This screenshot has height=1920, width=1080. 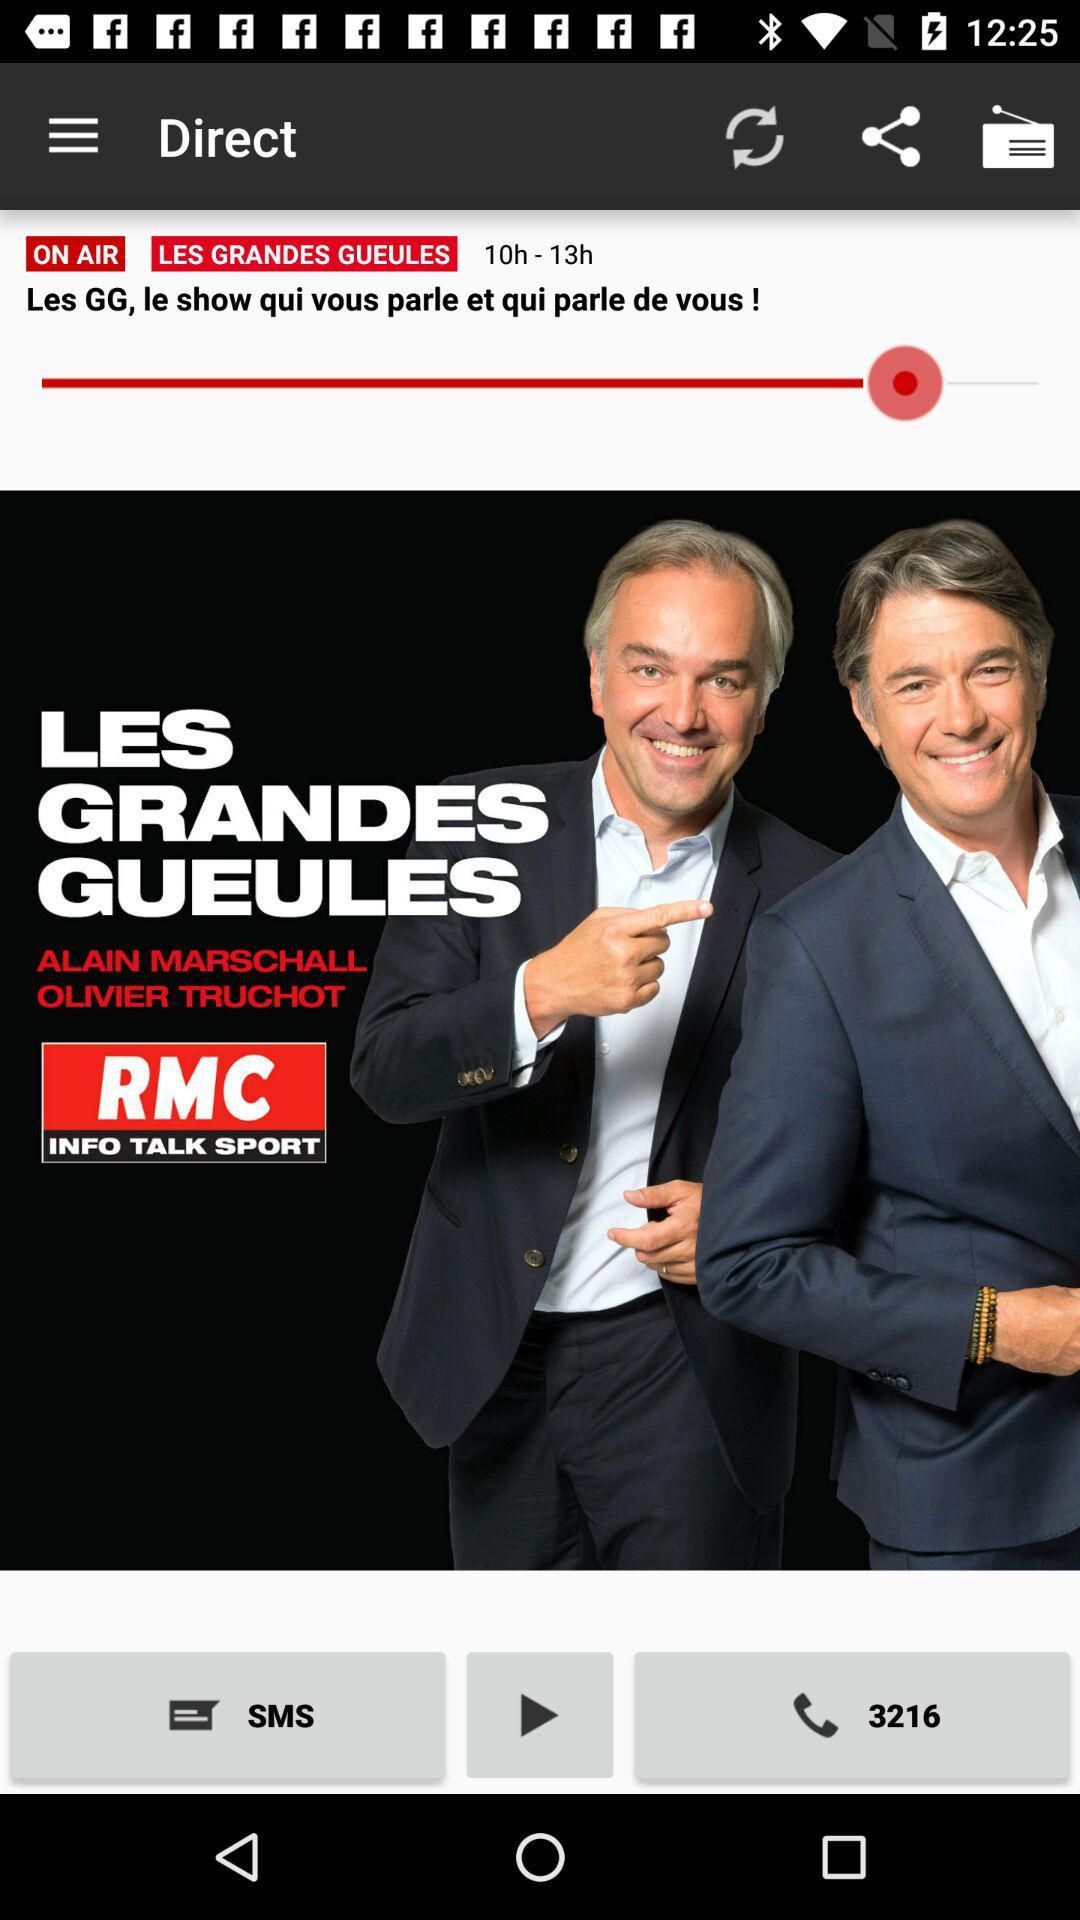 What do you see at coordinates (226, 1714) in the screenshot?
I see `sms` at bounding box center [226, 1714].